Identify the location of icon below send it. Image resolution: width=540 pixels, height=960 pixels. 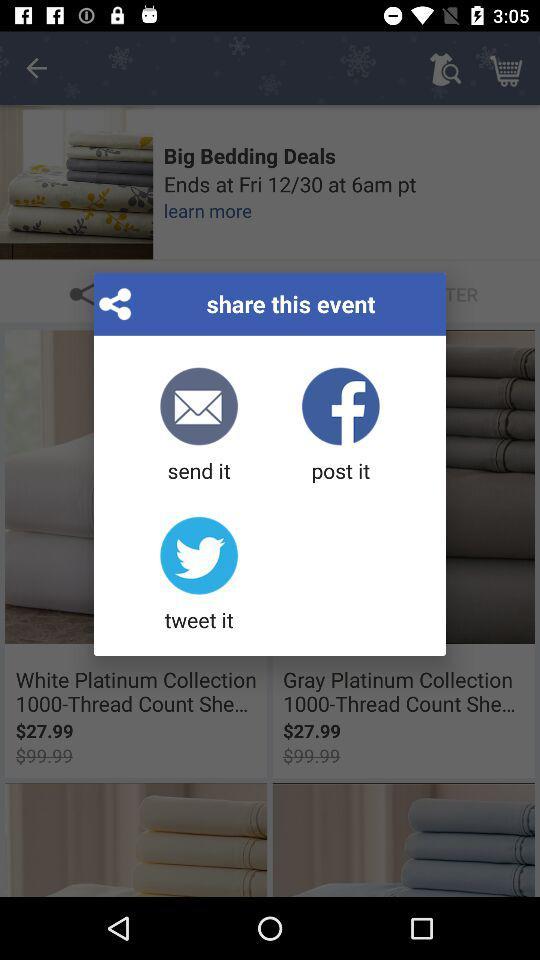
(199, 575).